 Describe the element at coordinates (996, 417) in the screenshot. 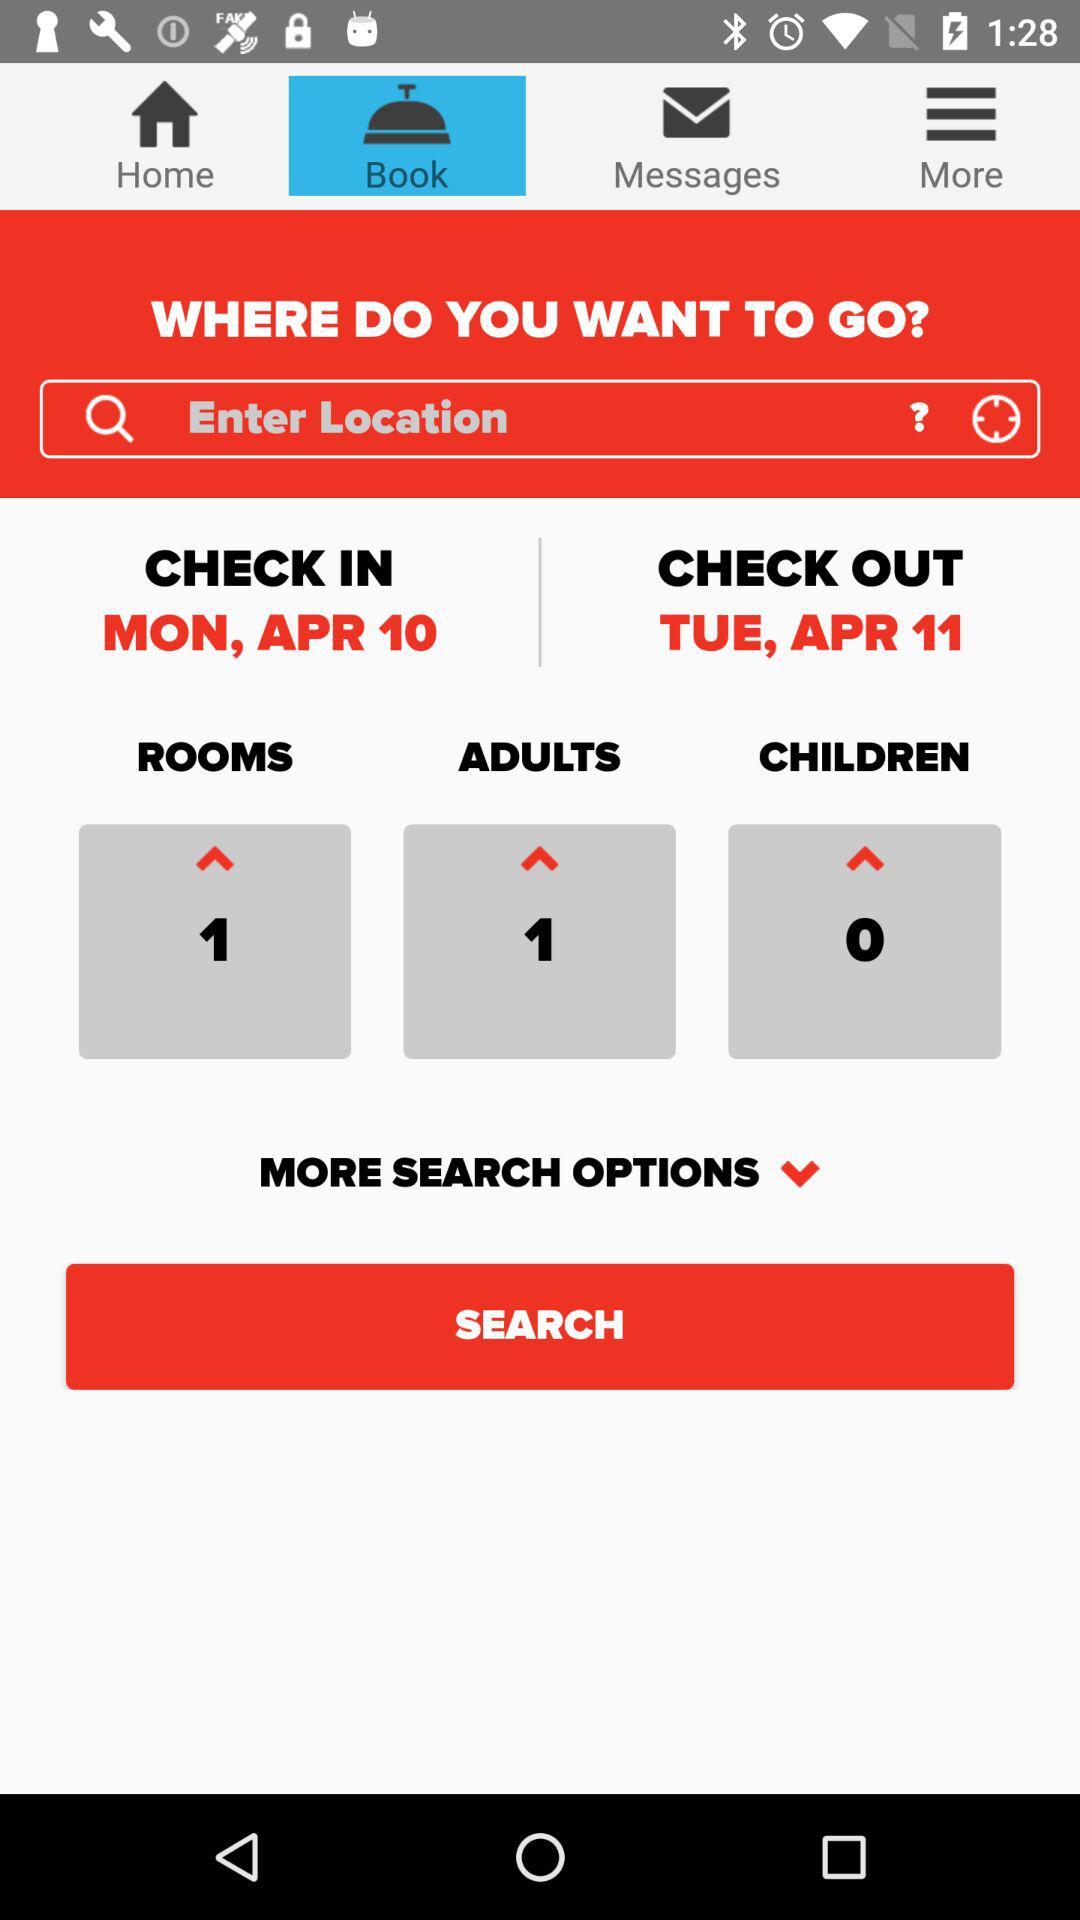

I see `put location` at that location.